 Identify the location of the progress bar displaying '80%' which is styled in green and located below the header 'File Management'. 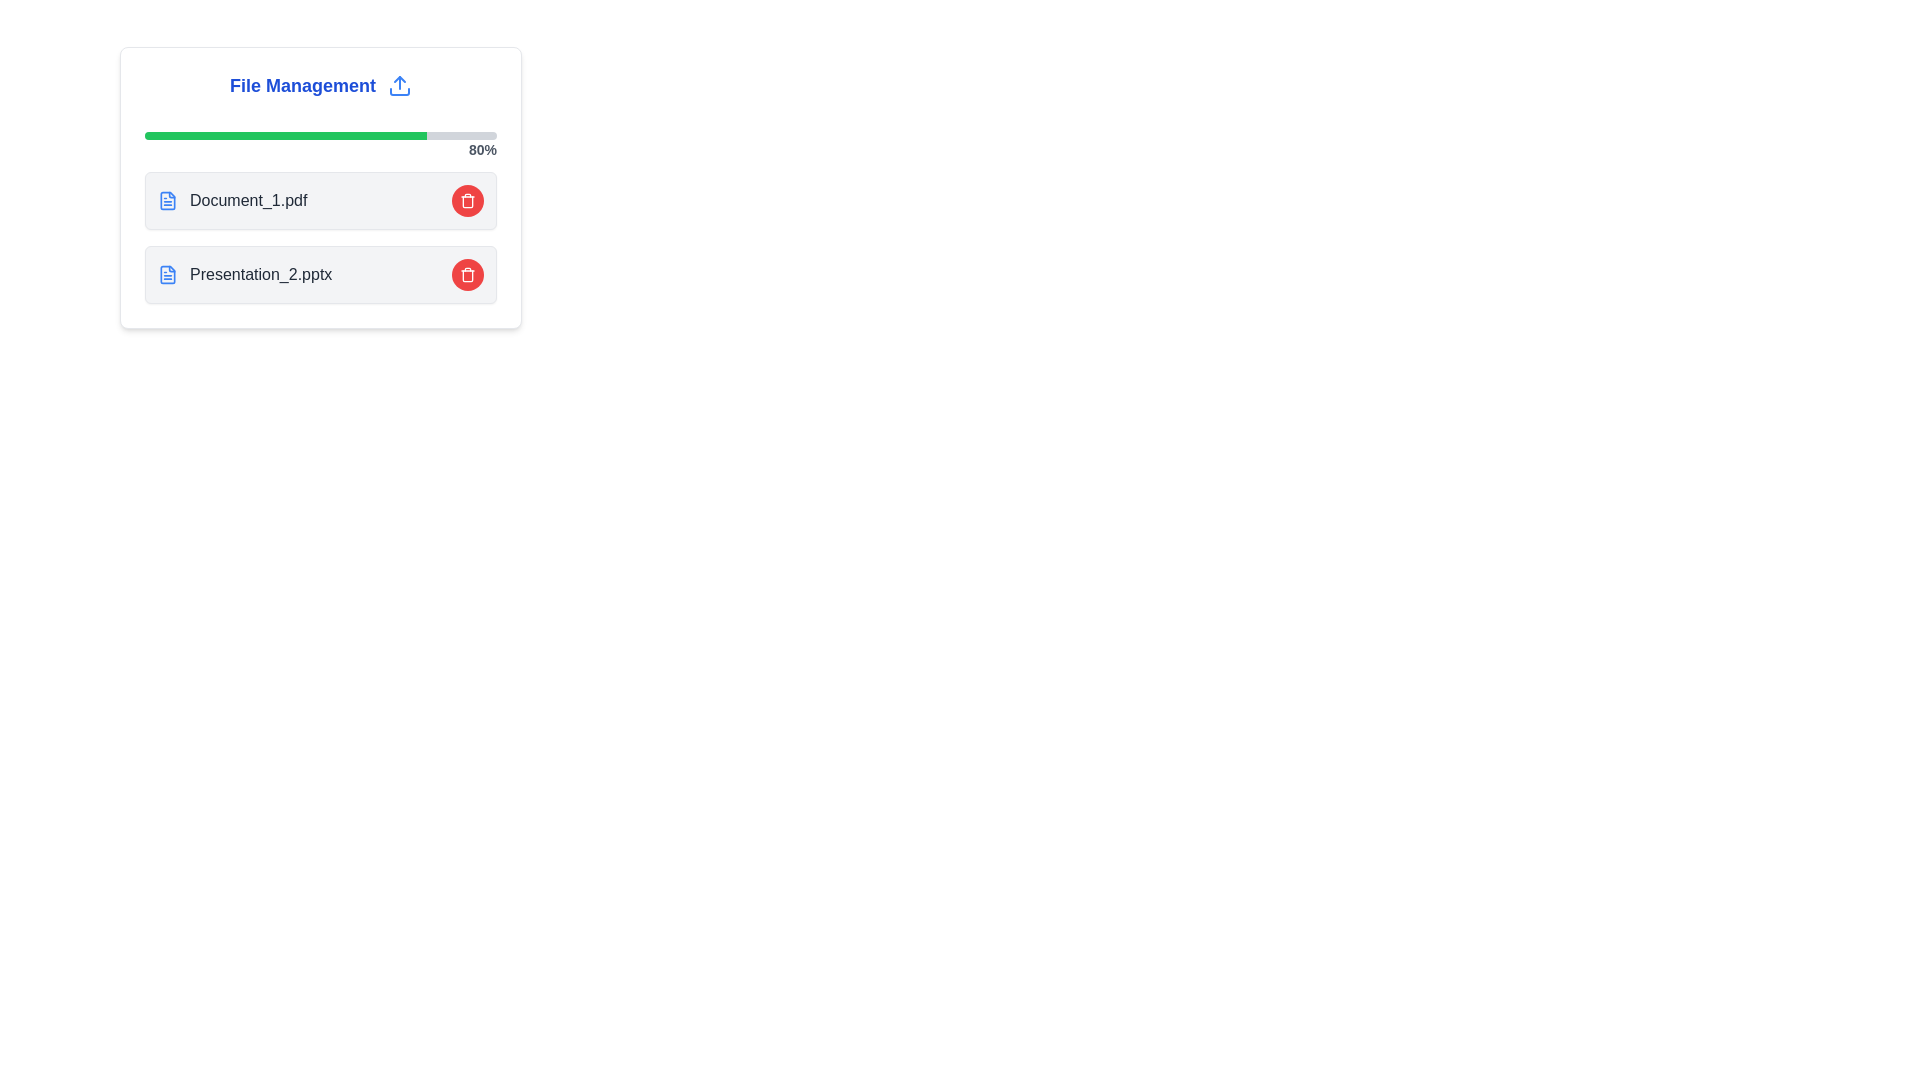
(321, 135).